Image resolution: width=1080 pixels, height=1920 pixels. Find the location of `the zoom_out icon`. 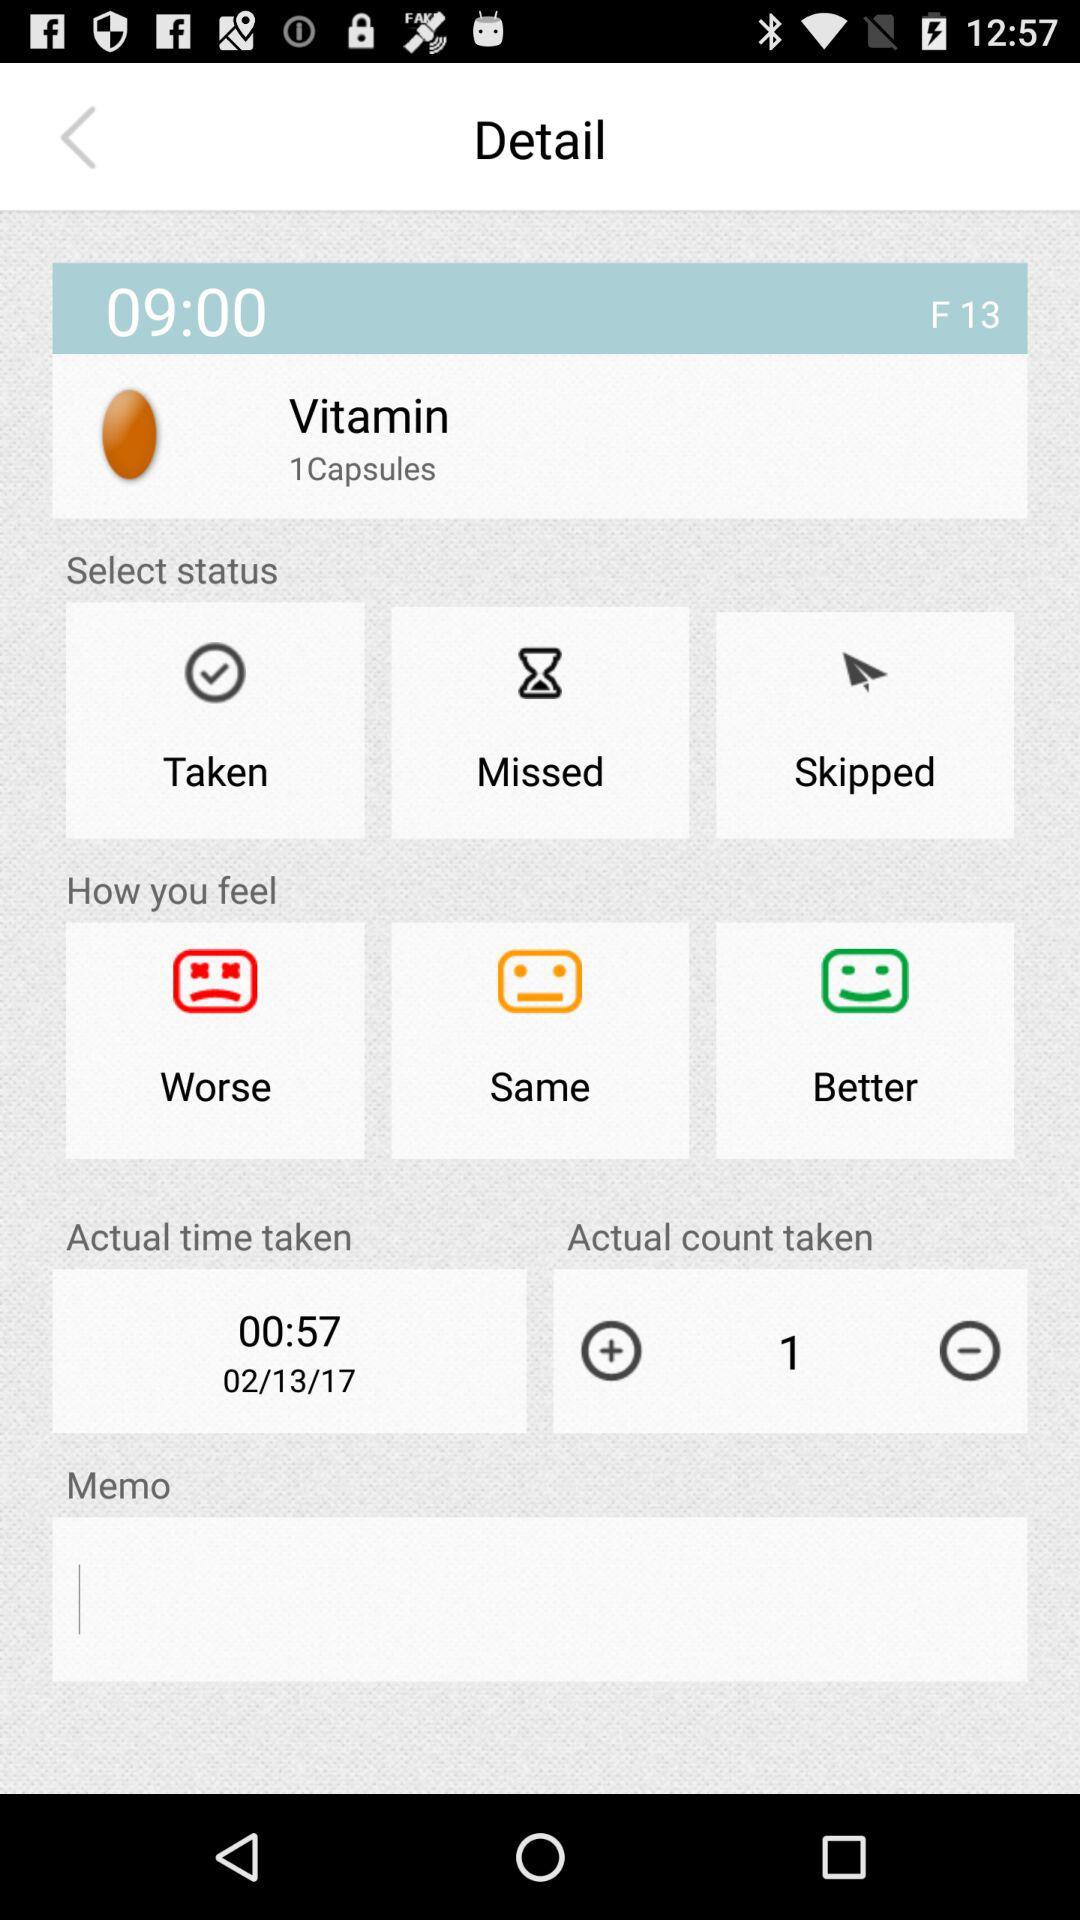

the zoom_out icon is located at coordinates (969, 1445).